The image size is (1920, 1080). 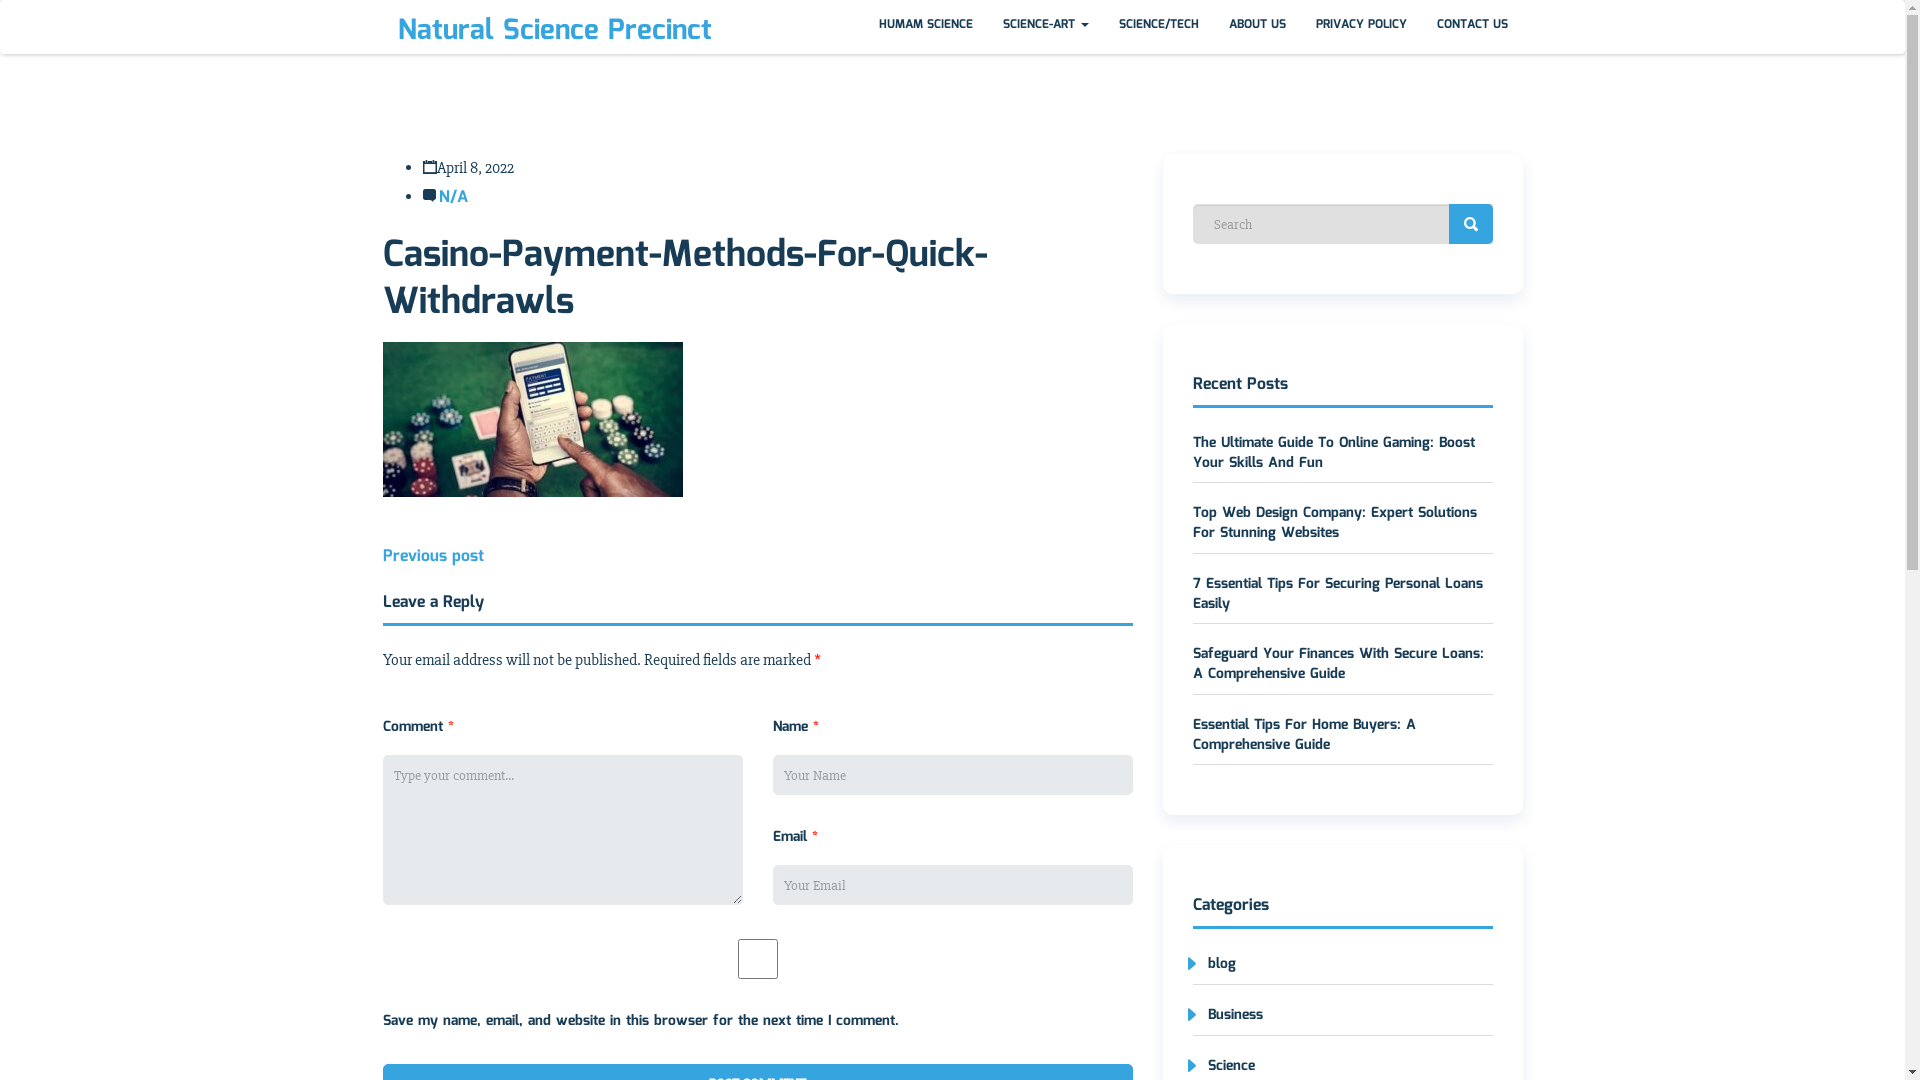 I want to click on '7 Essential Tips For Securing Personal Loans Easily', so click(x=1337, y=593).